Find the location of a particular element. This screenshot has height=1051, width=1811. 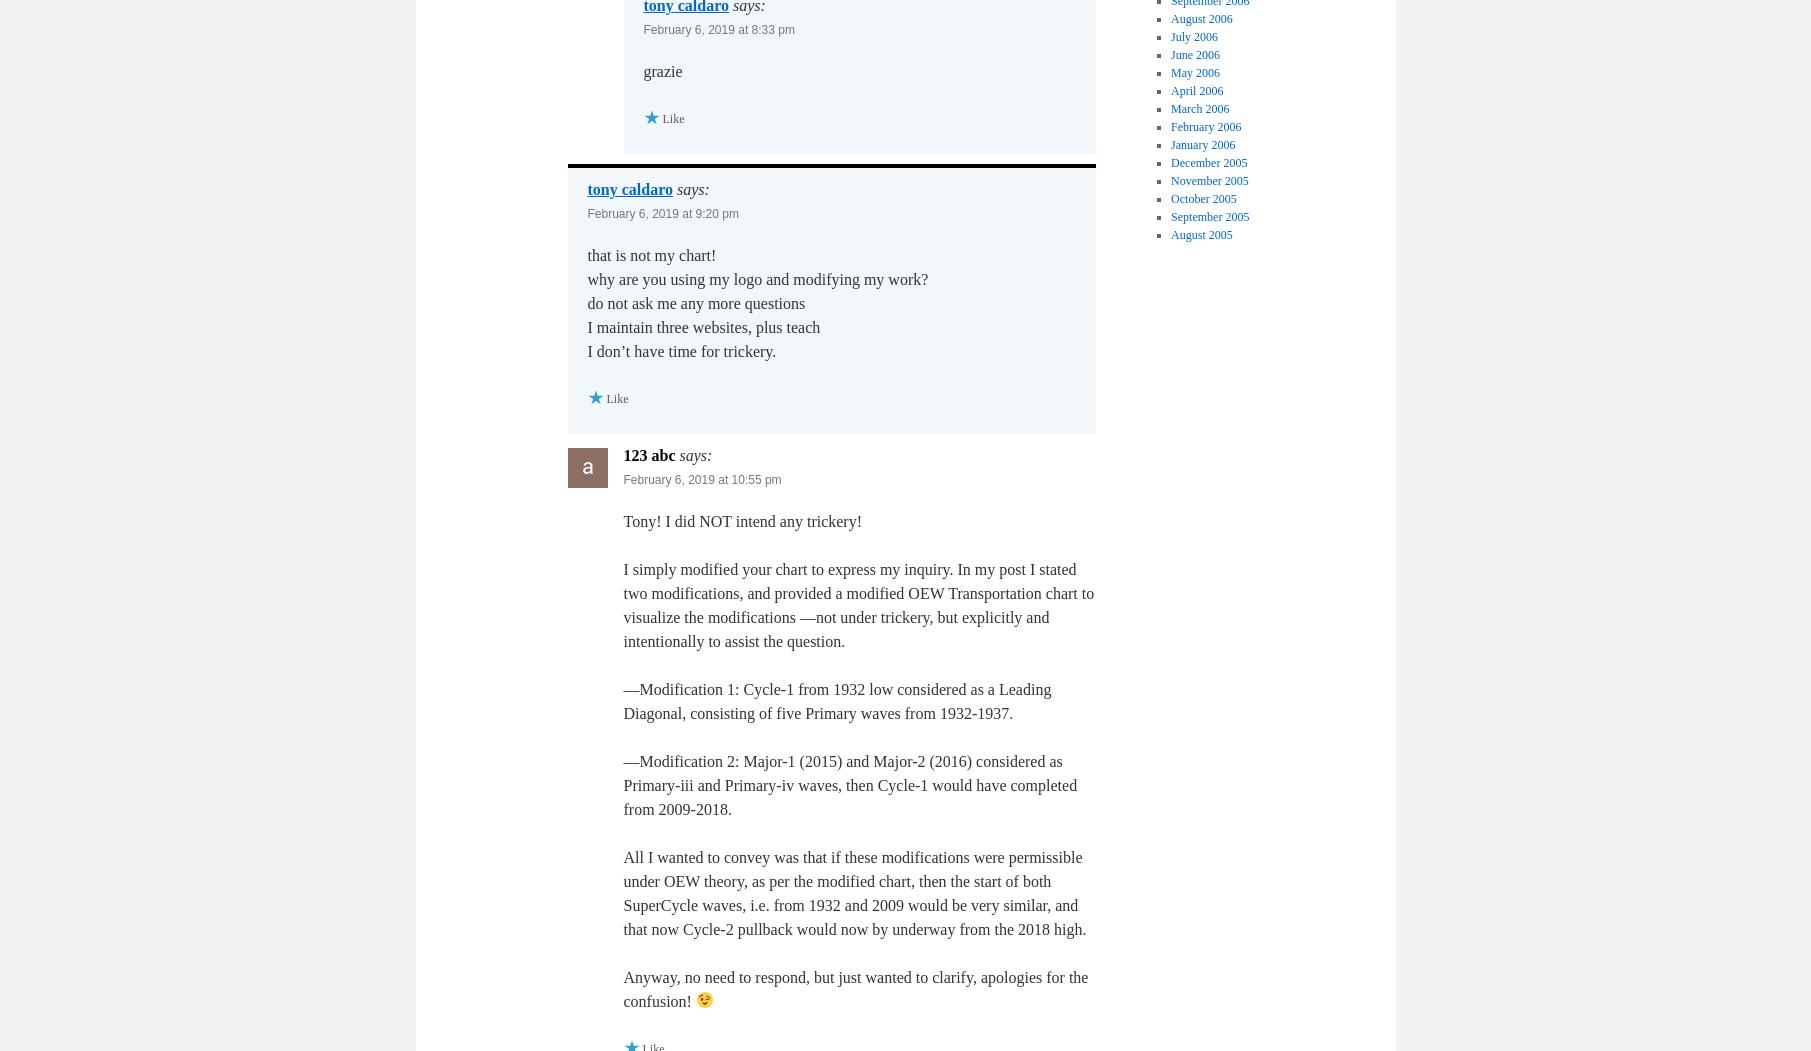

'—Modification 1: Cycle-1 from 1932 low considered as a Leading Diagonal, consisting of five Primary waves from 1932-1937.' is located at coordinates (837, 699).